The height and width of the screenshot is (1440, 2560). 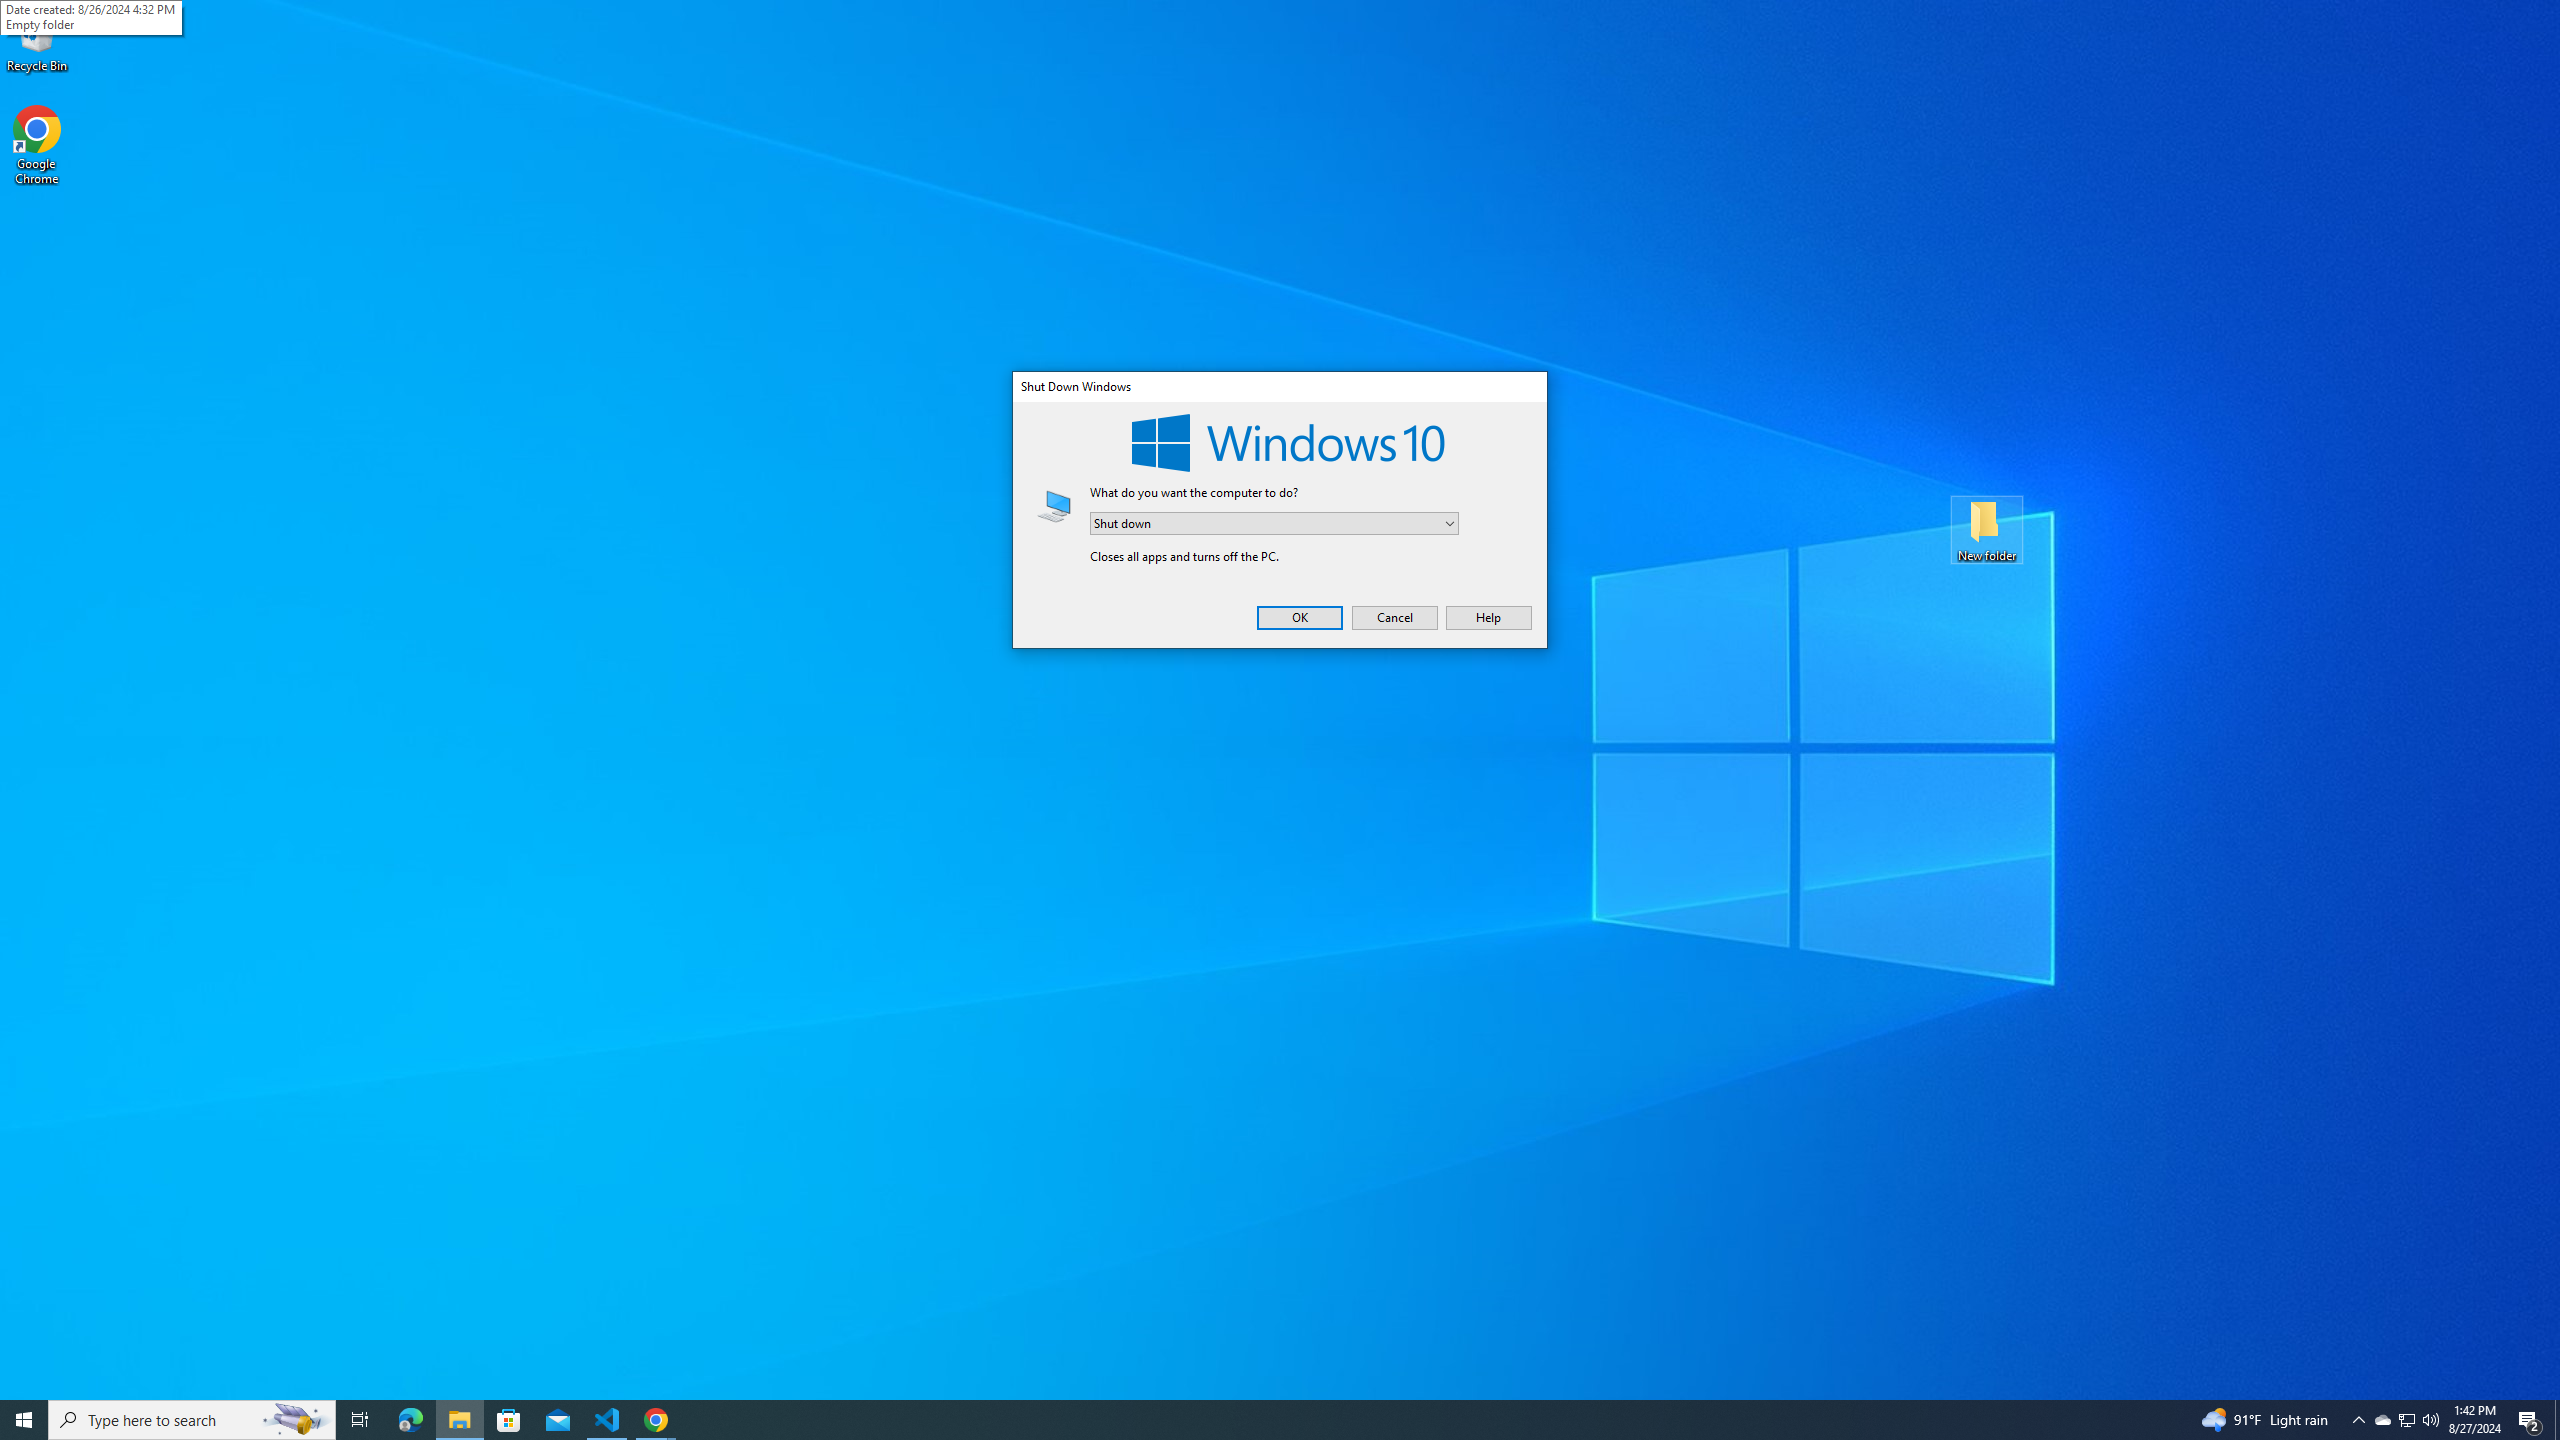 What do you see at coordinates (2429, 1418) in the screenshot?
I see `'Q2790: 100%'` at bounding box center [2429, 1418].